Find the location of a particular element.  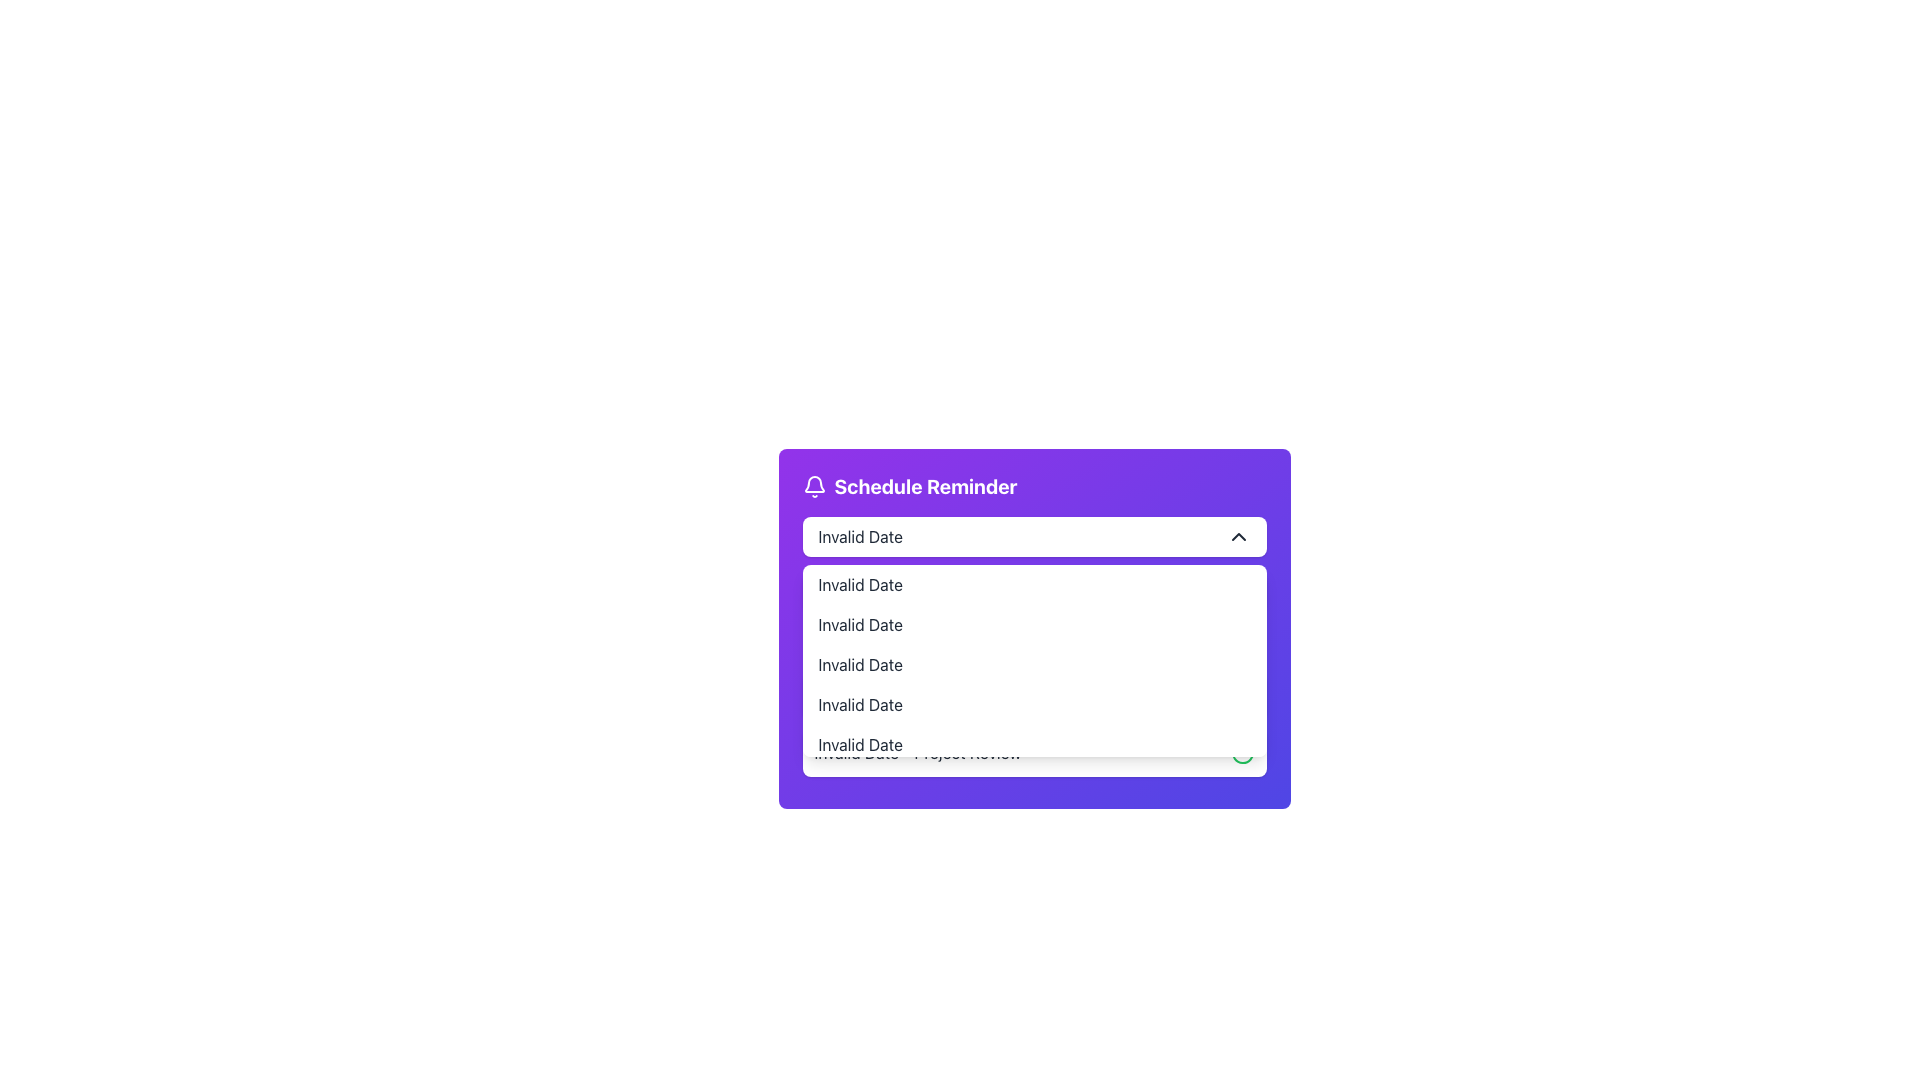

the second item in the 'Schedule Reminder' dropdown list is located at coordinates (1034, 592).